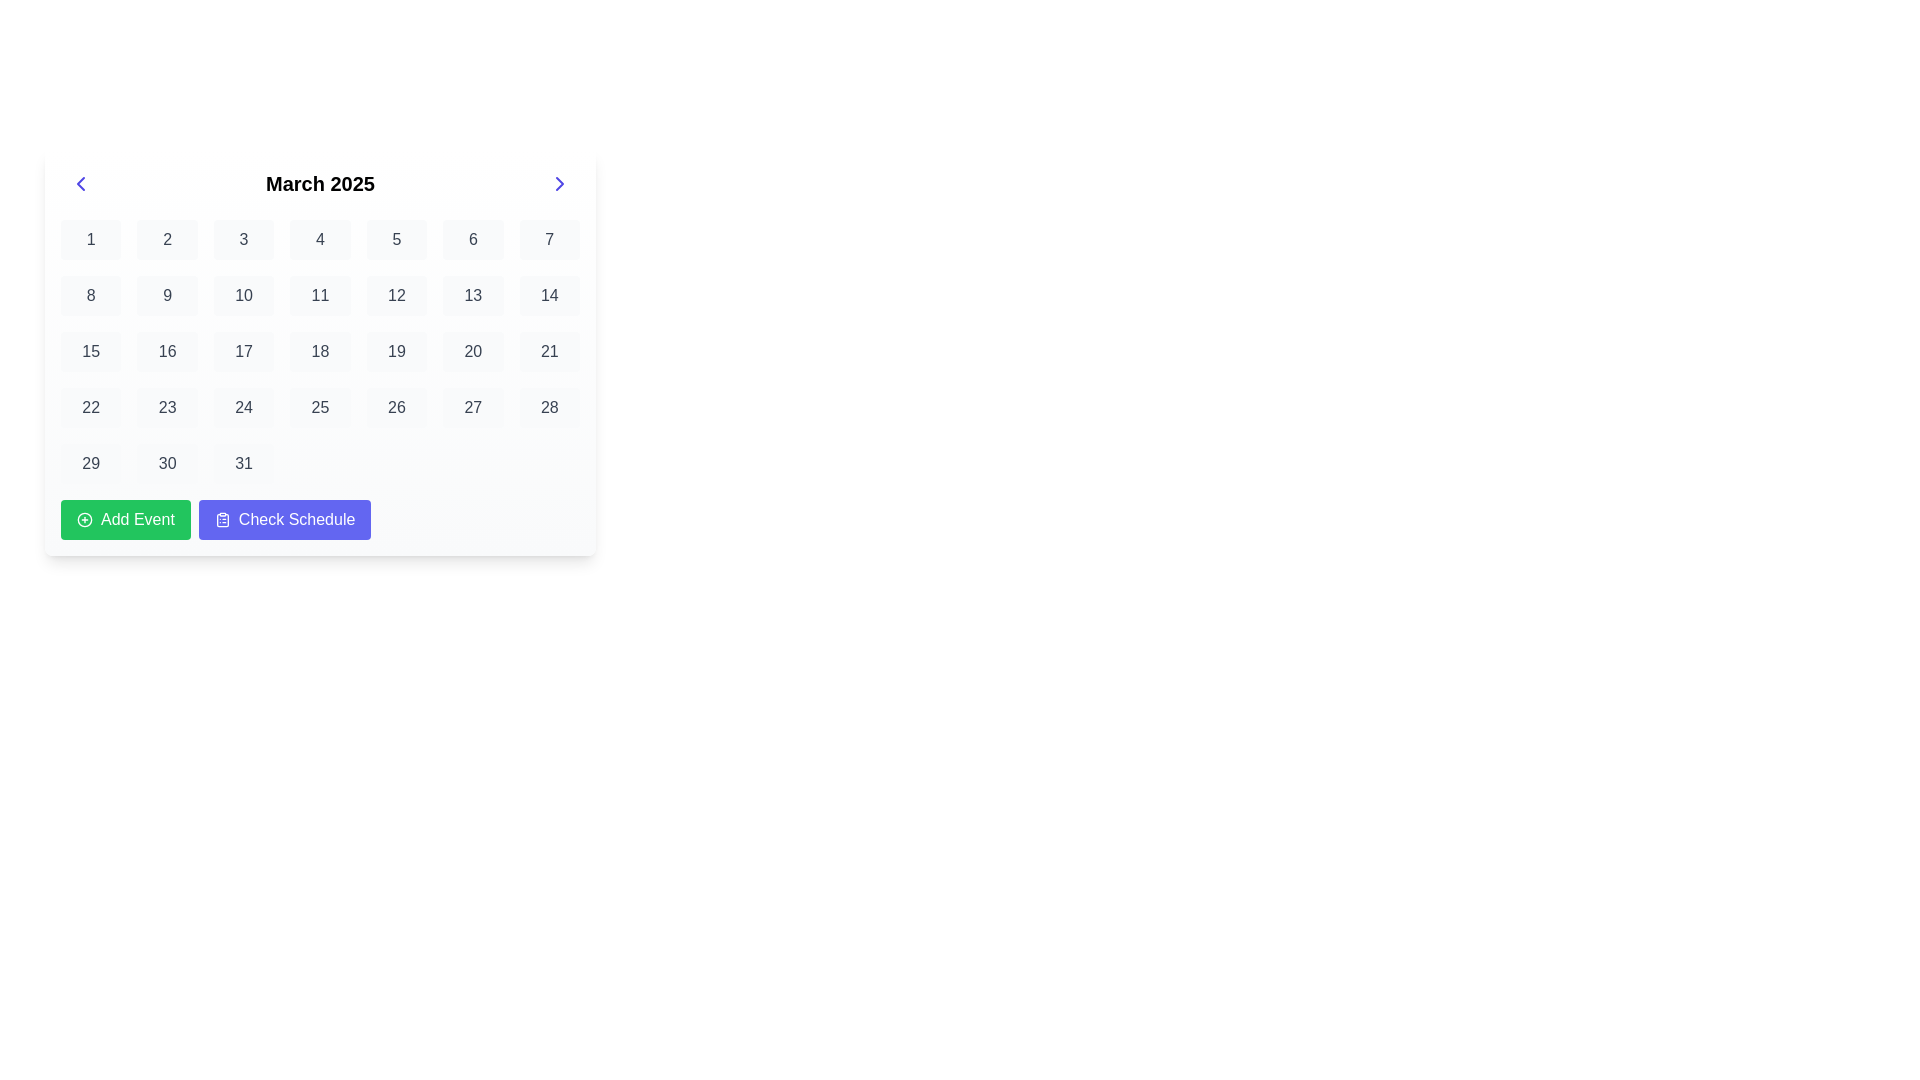 The width and height of the screenshot is (1920, 1080). What do you see at coordinates (243, 296) in the screenshot?
I see `the text box styled as a calendar day representation displaying '10'` at bounding box center [243, 296].